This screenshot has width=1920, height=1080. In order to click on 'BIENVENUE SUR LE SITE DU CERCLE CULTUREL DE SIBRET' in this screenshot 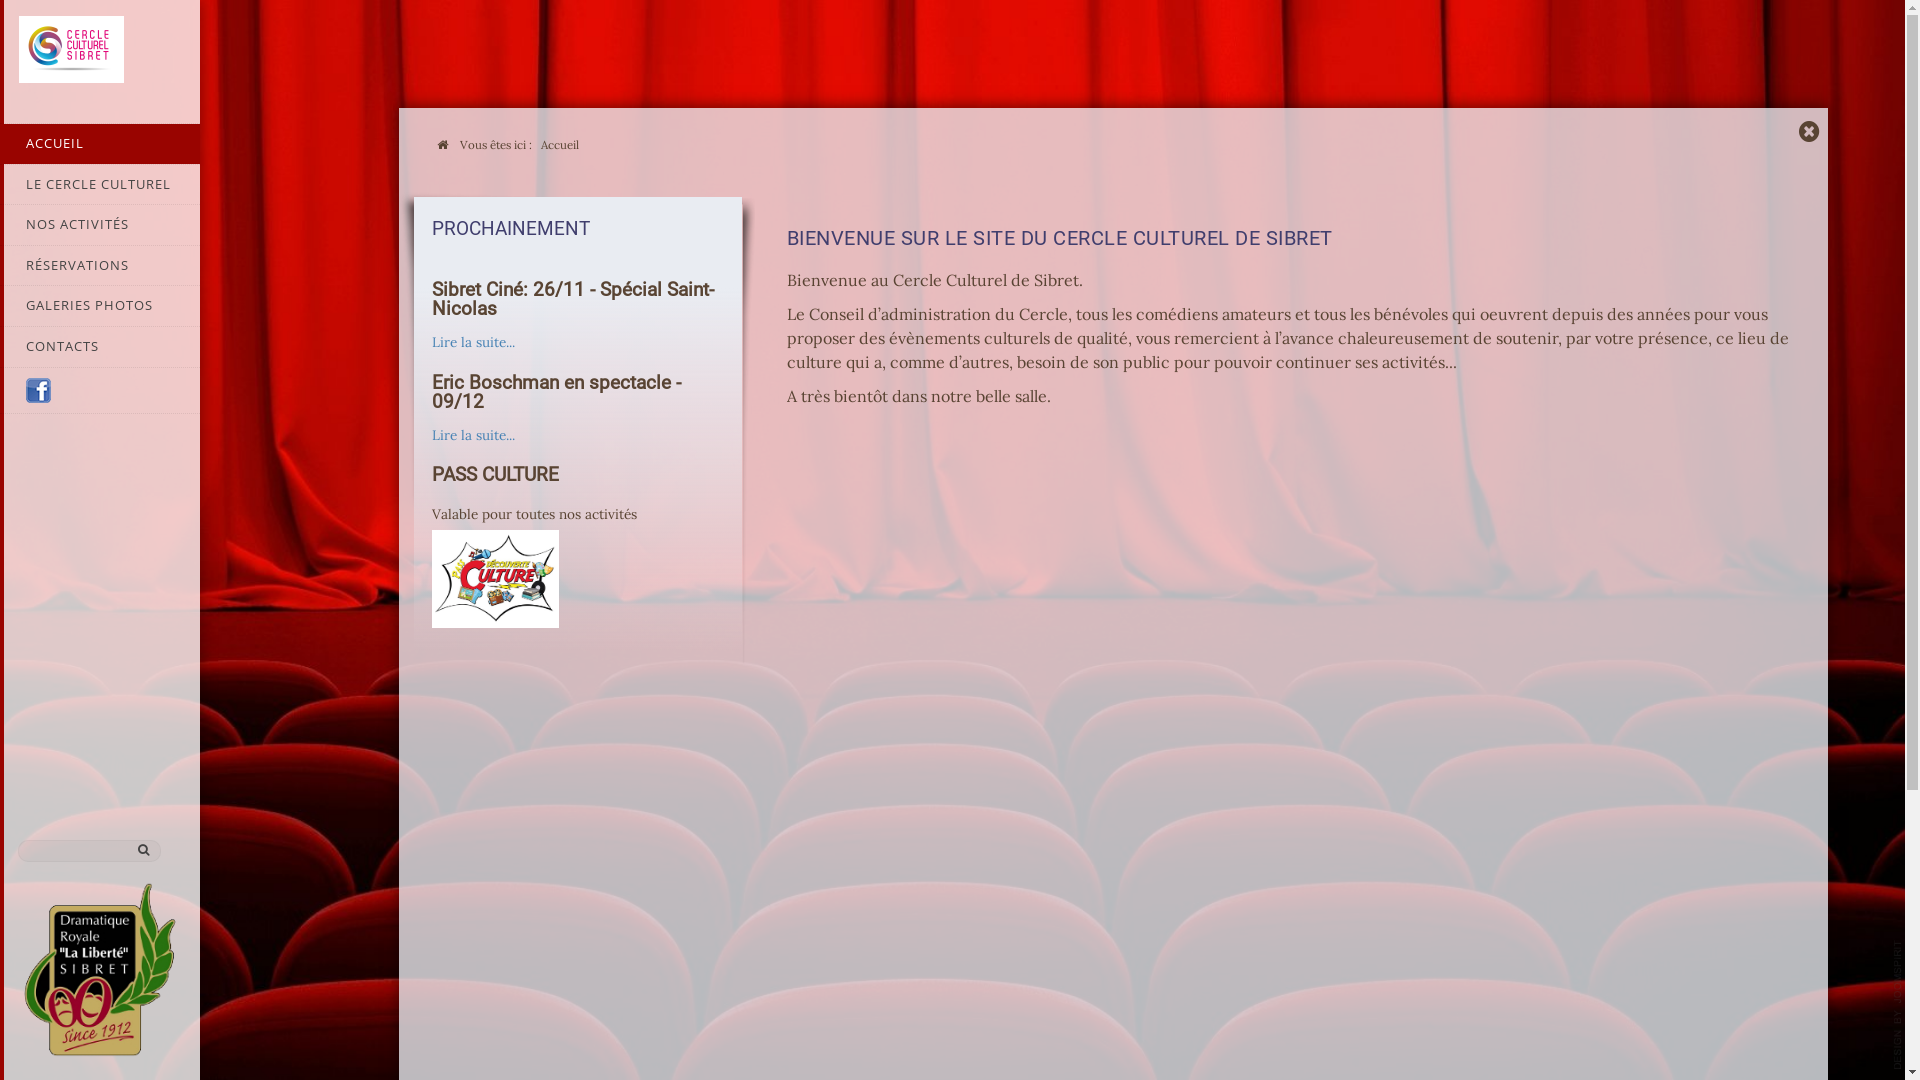, I will do `click(1059, 237)`.